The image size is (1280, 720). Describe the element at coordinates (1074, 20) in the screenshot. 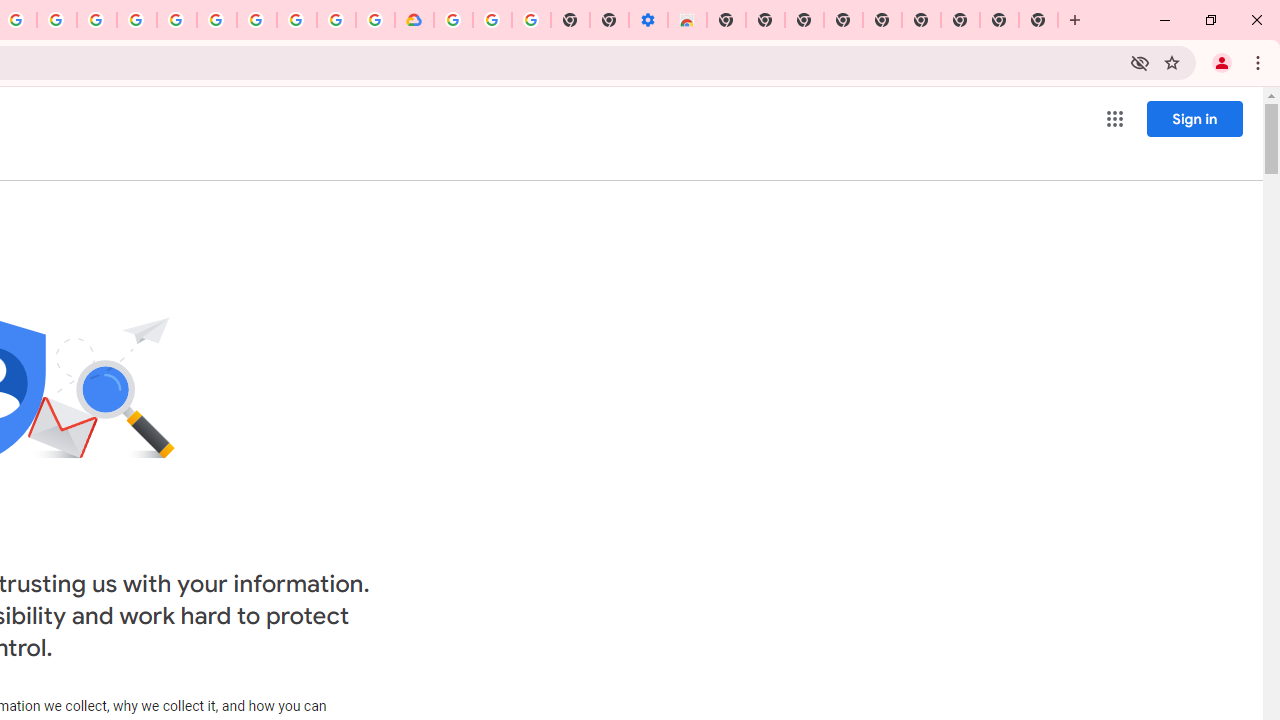

I see `'New Tab'` at that location.